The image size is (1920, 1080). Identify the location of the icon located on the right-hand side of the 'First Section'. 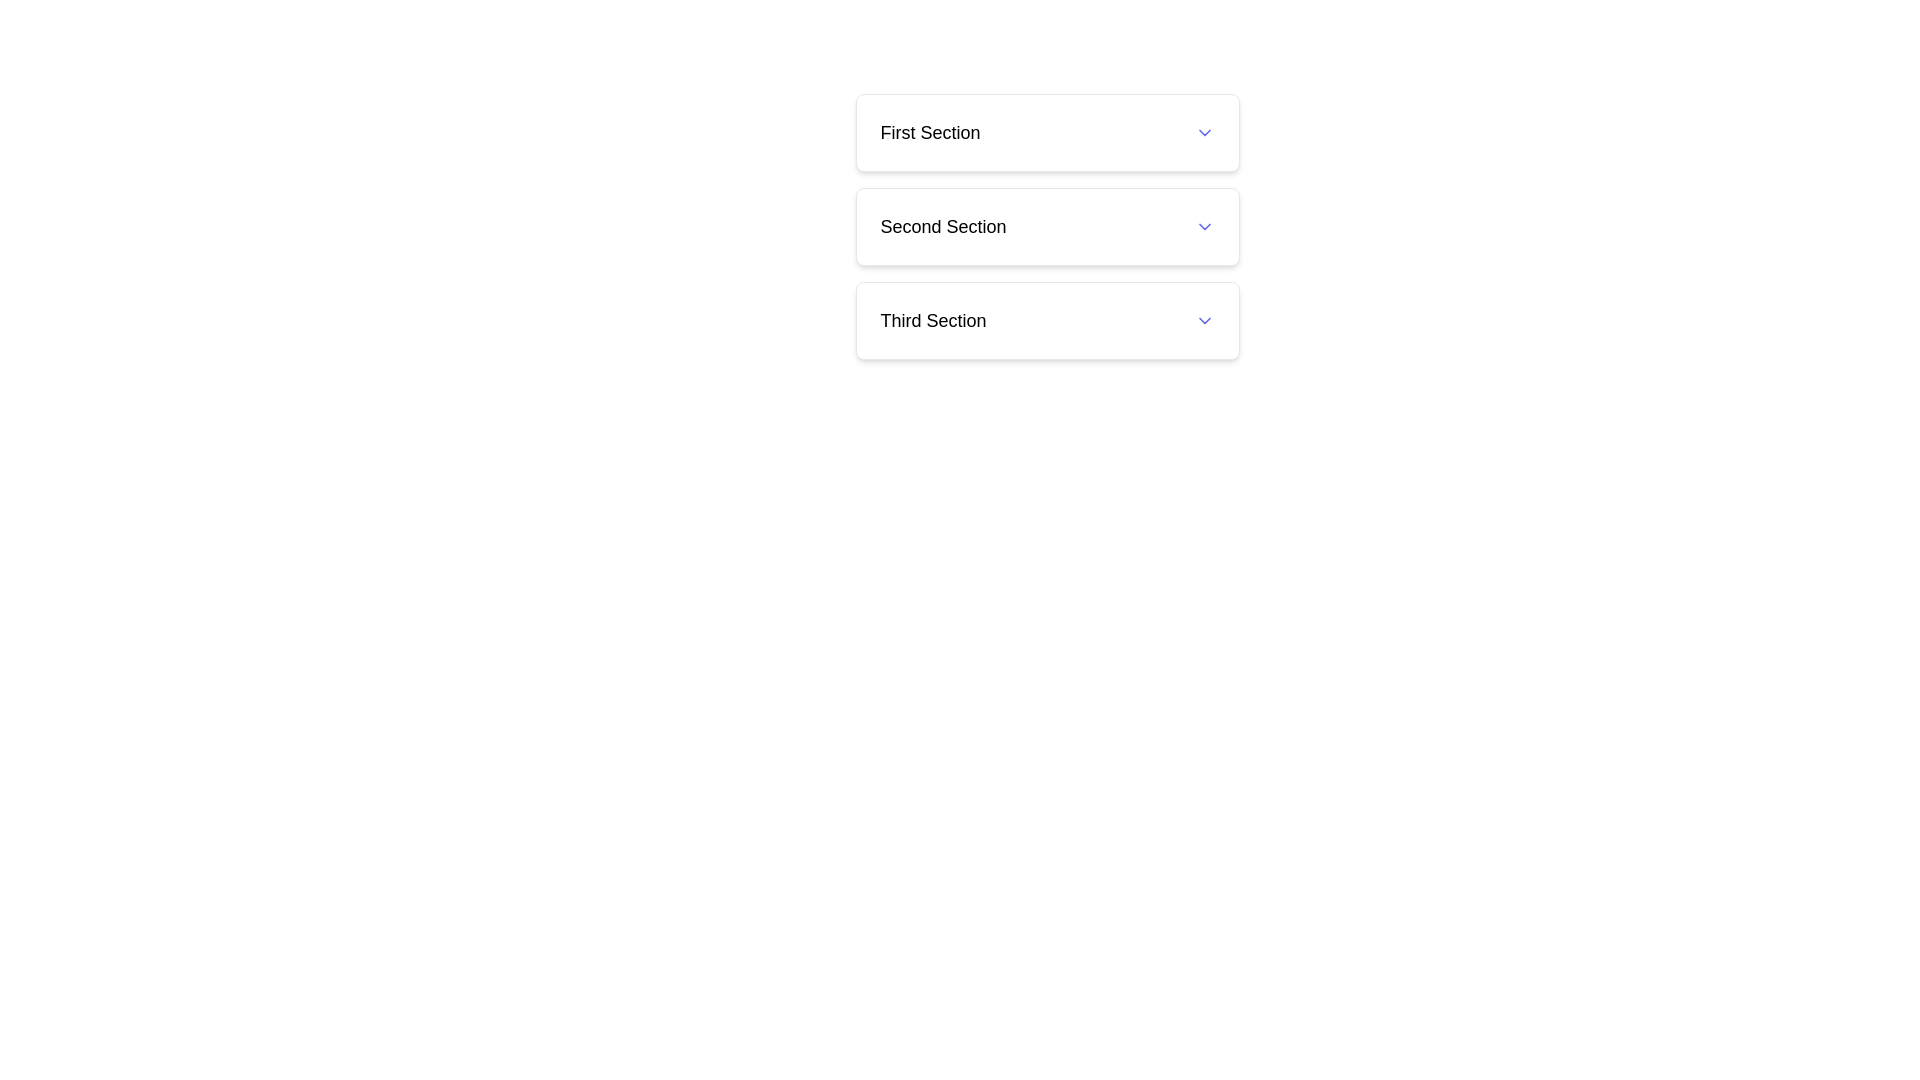
(1203, 132).